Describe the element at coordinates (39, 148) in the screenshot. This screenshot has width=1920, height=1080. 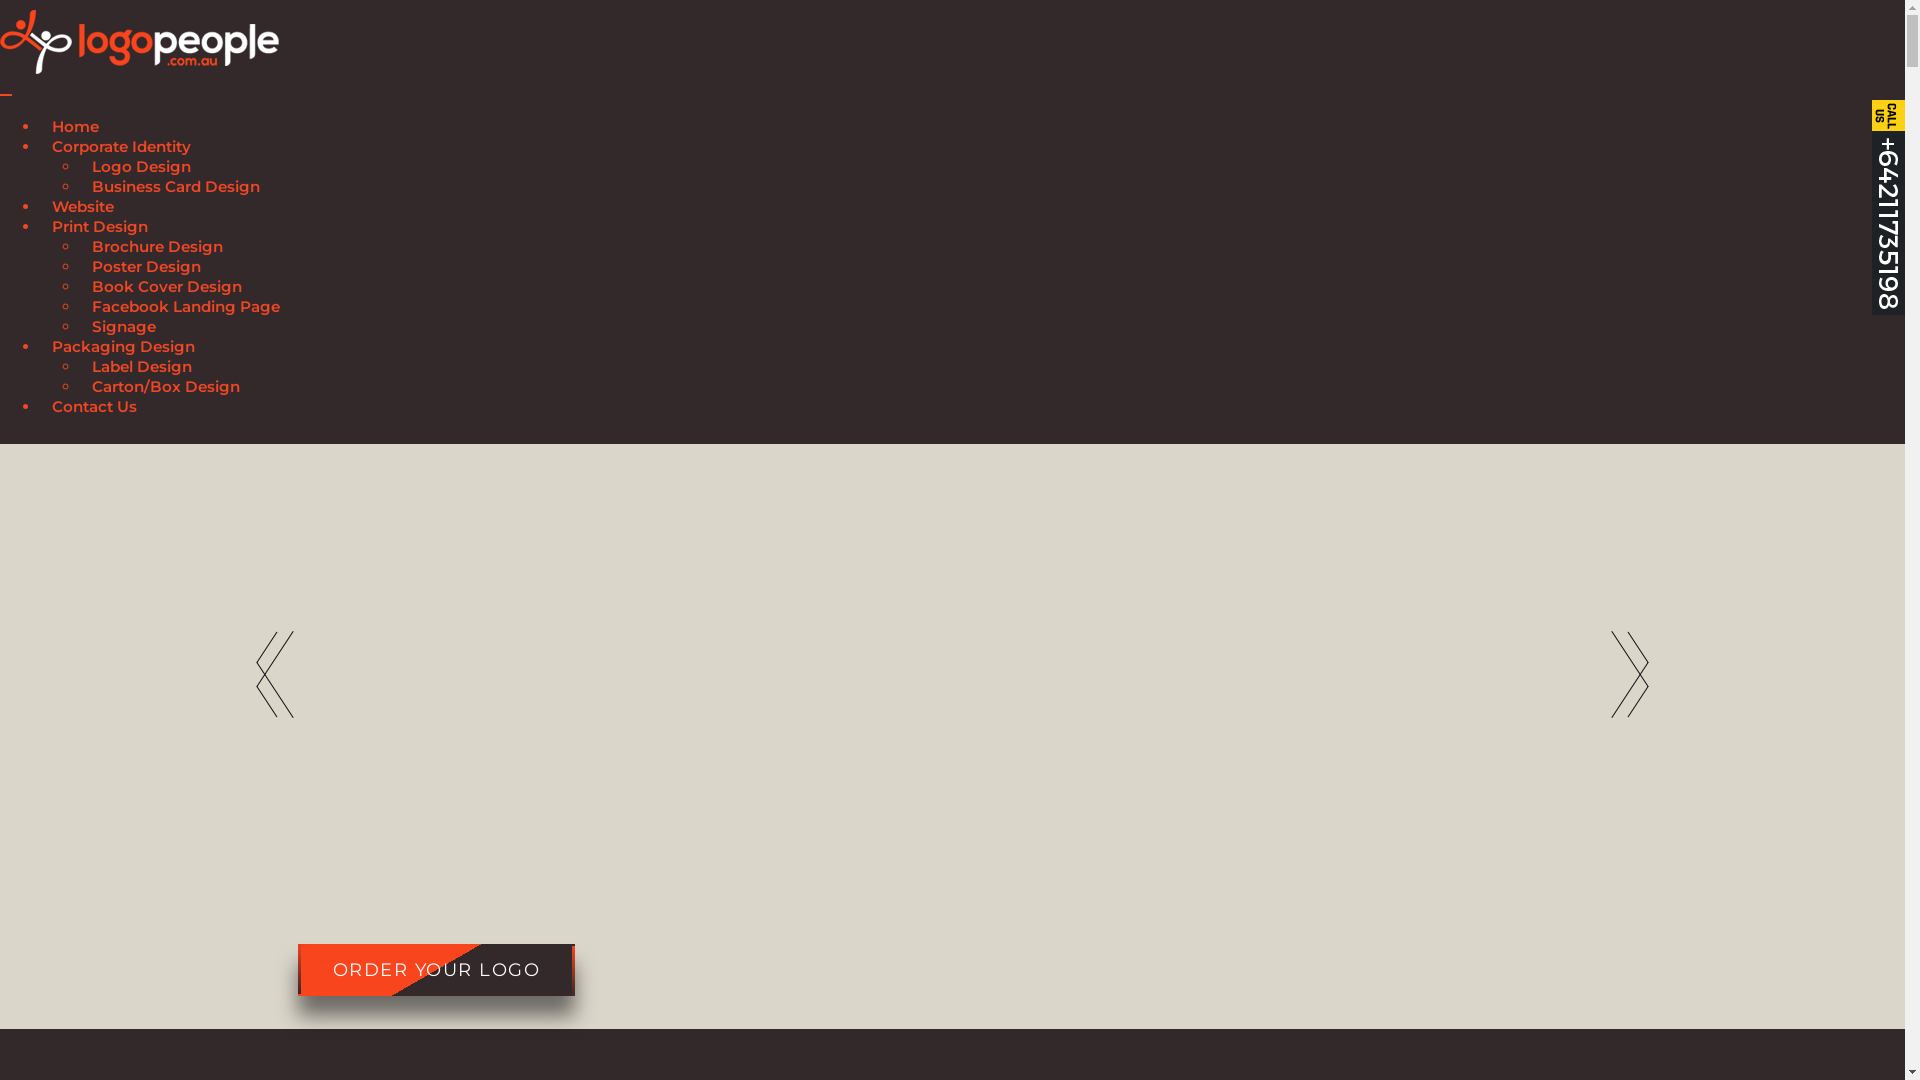
I see `'Corporate Identity'` at that location.